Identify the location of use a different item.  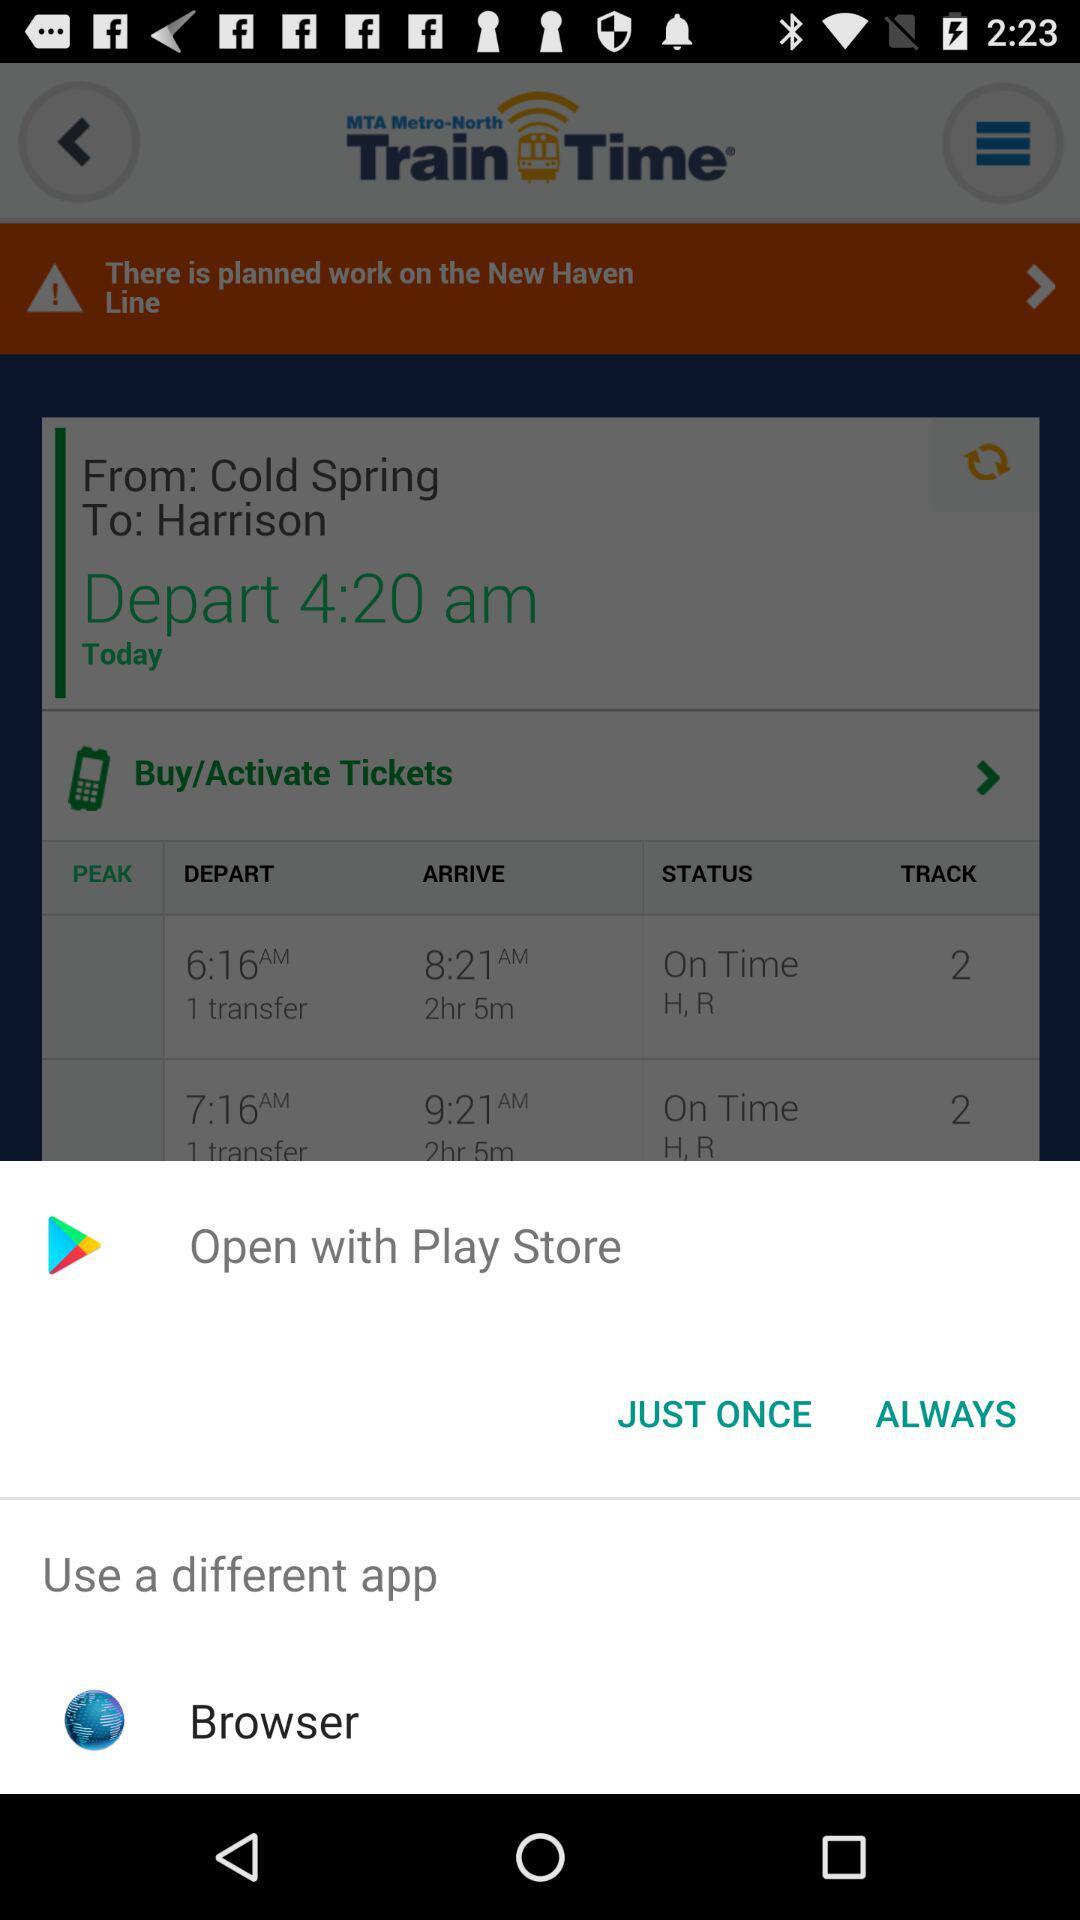
(540, 1572).